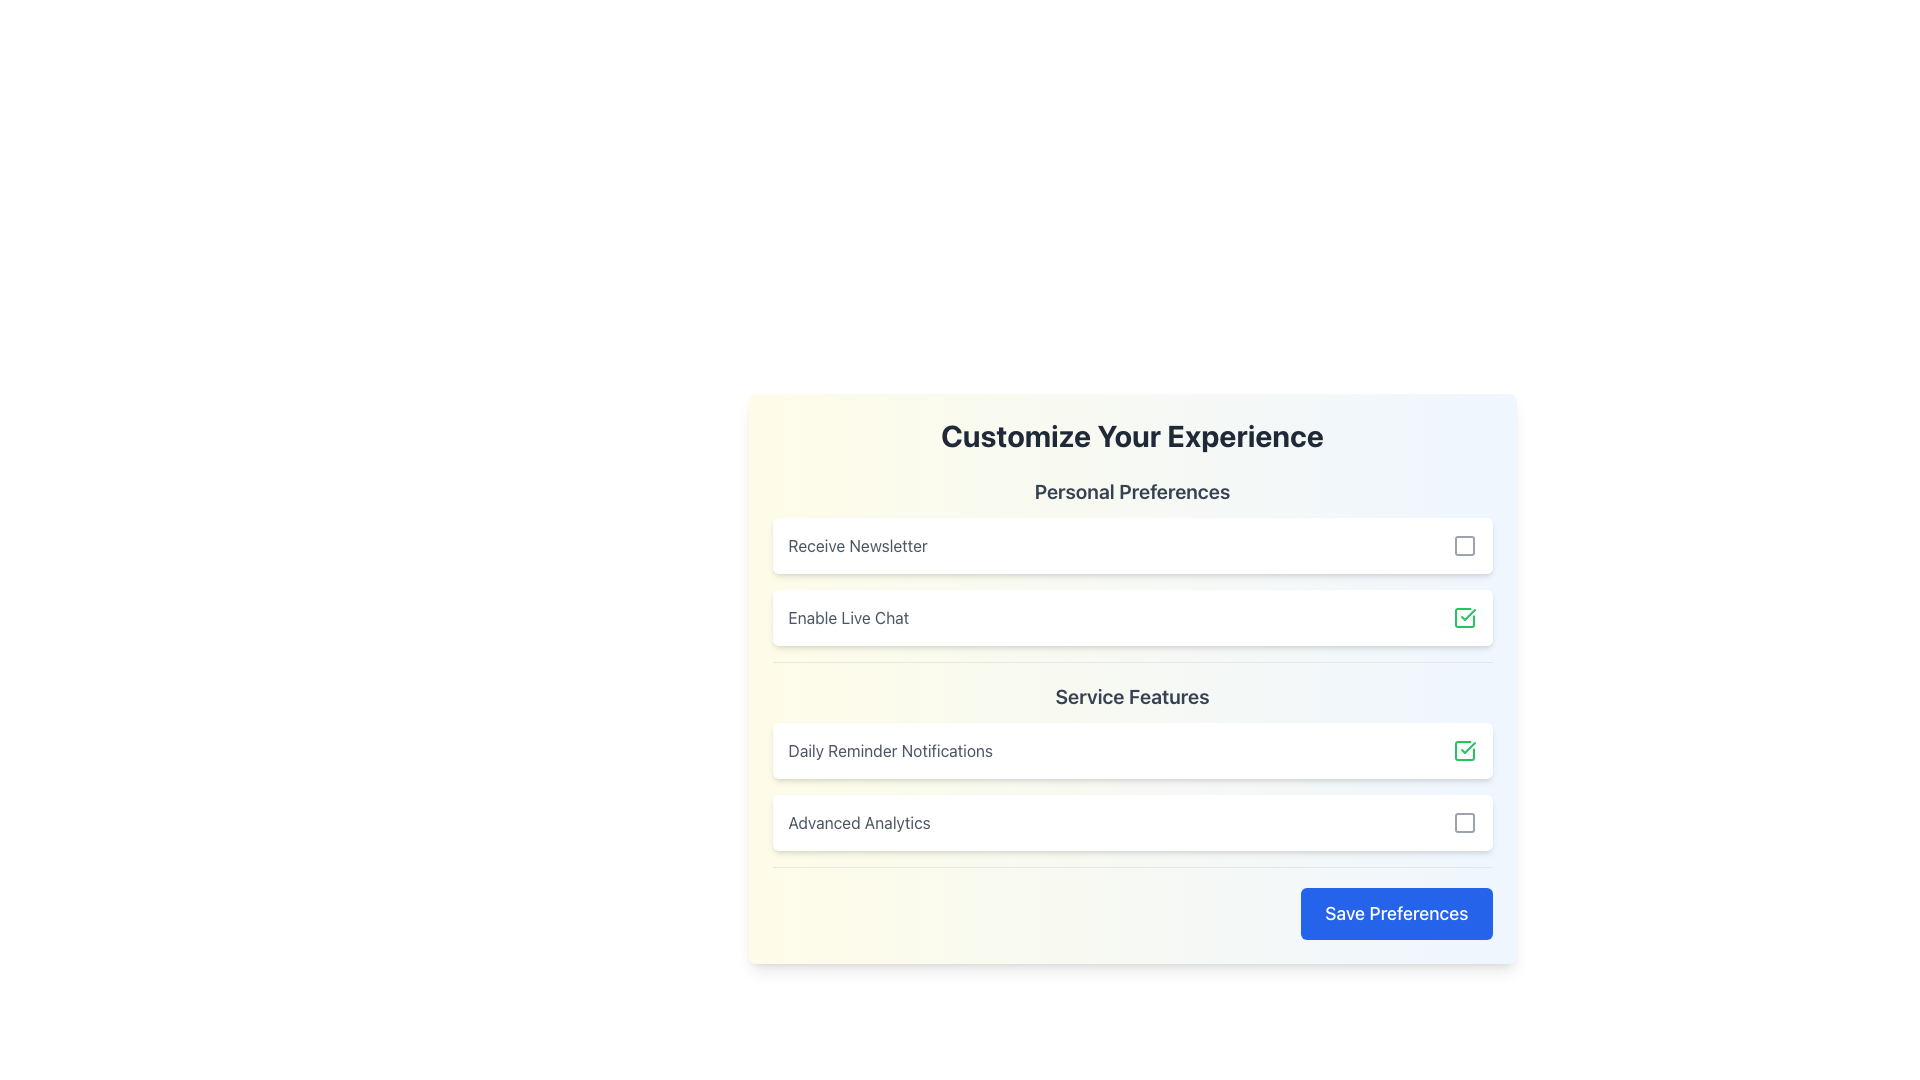 This screenshot has width=1920, height=1080. What do you see at coordinates (1132, 822) in the screenshot?
I see `the 'Advanced Analytics' checkbox option located below the 'Daily Reminder Notifications' in the 'Service Features' section` at bounding box center [1132, 822].